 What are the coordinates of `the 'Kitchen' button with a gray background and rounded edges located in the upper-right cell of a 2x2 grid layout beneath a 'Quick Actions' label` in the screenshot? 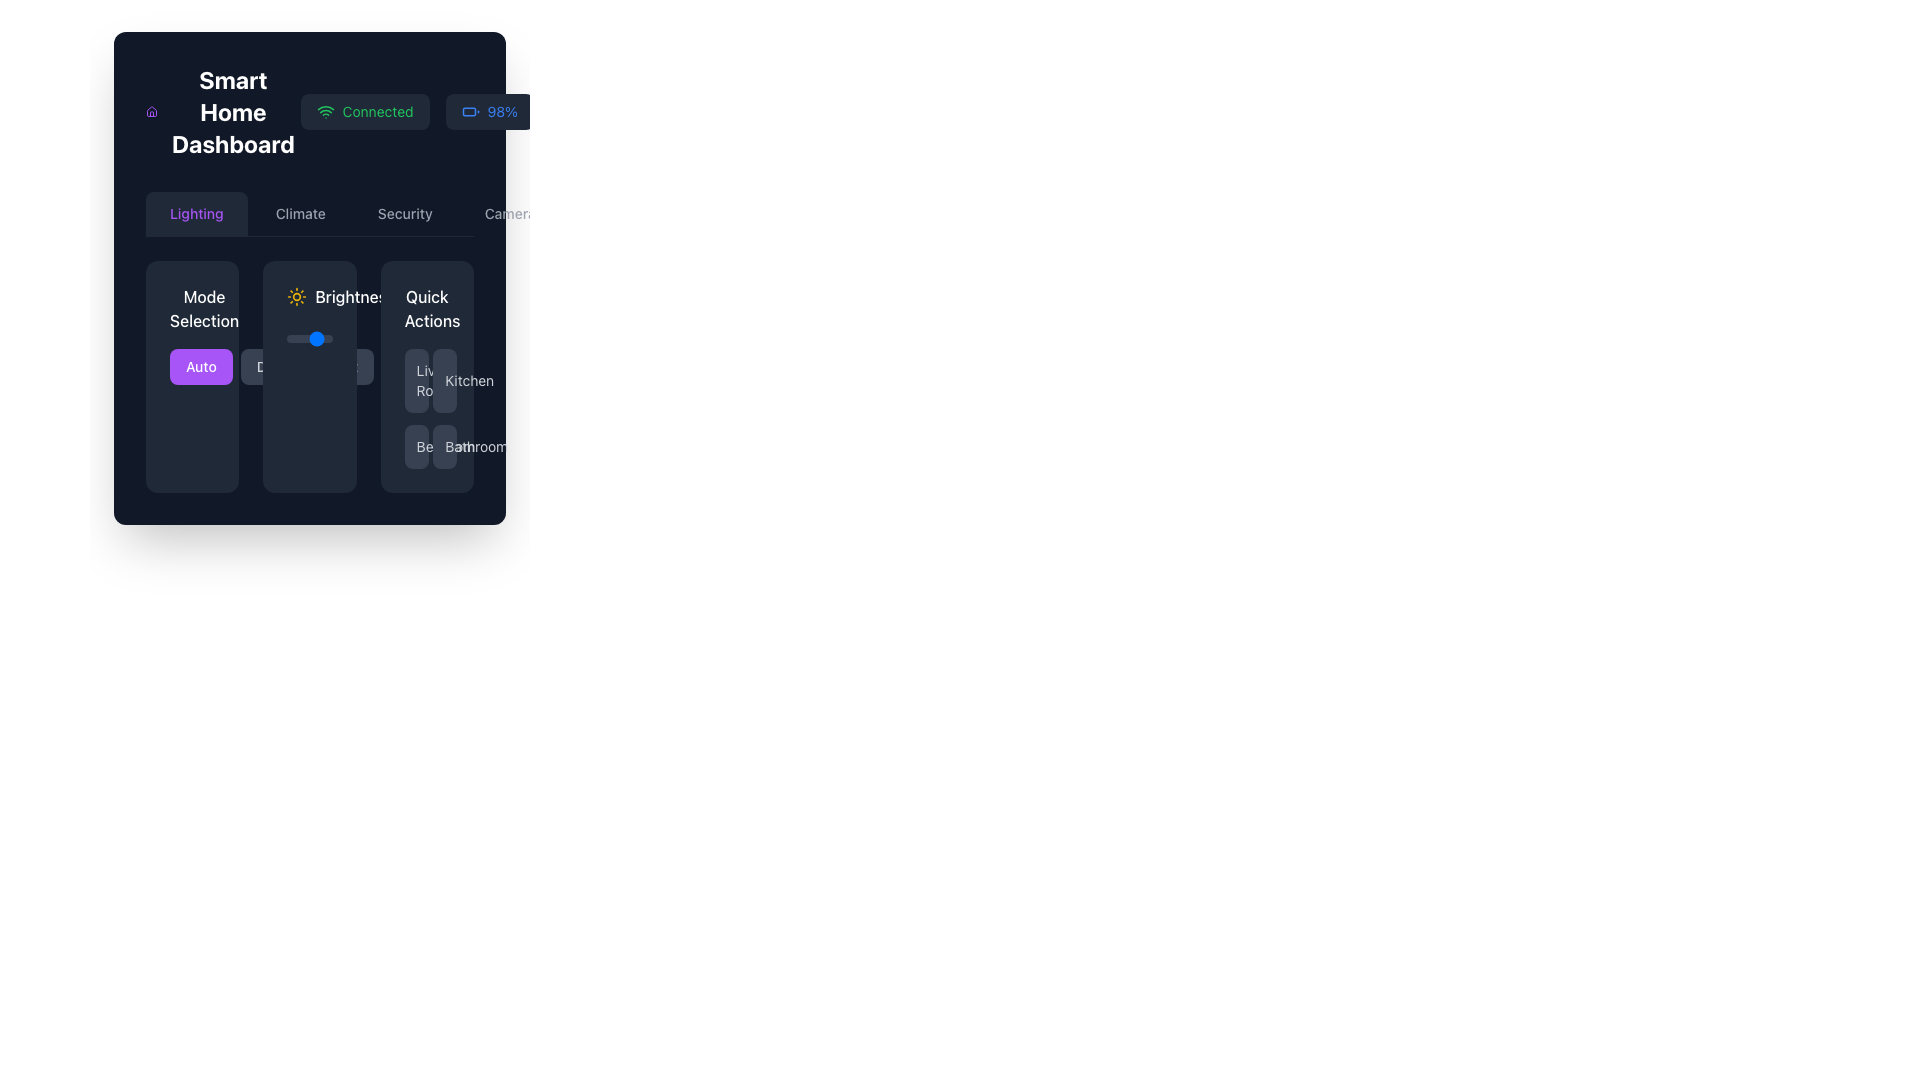 It's located at (444, 381).